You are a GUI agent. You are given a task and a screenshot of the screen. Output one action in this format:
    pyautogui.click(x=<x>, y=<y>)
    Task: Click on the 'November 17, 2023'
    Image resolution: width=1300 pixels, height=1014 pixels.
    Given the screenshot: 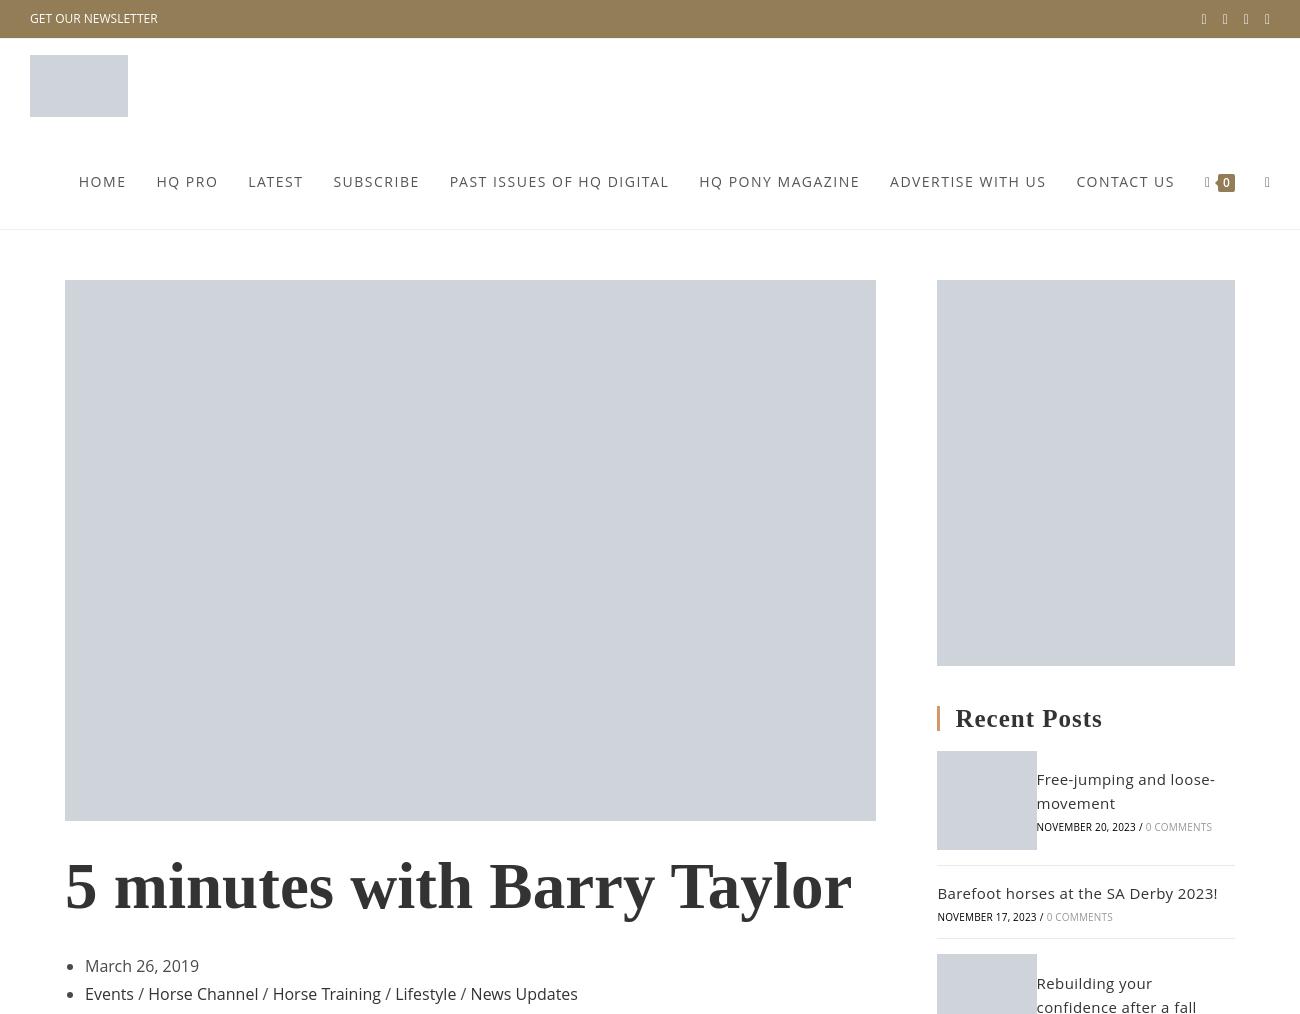 What is the action you would take?
    pyautogui.click(x=985, y=915)
    